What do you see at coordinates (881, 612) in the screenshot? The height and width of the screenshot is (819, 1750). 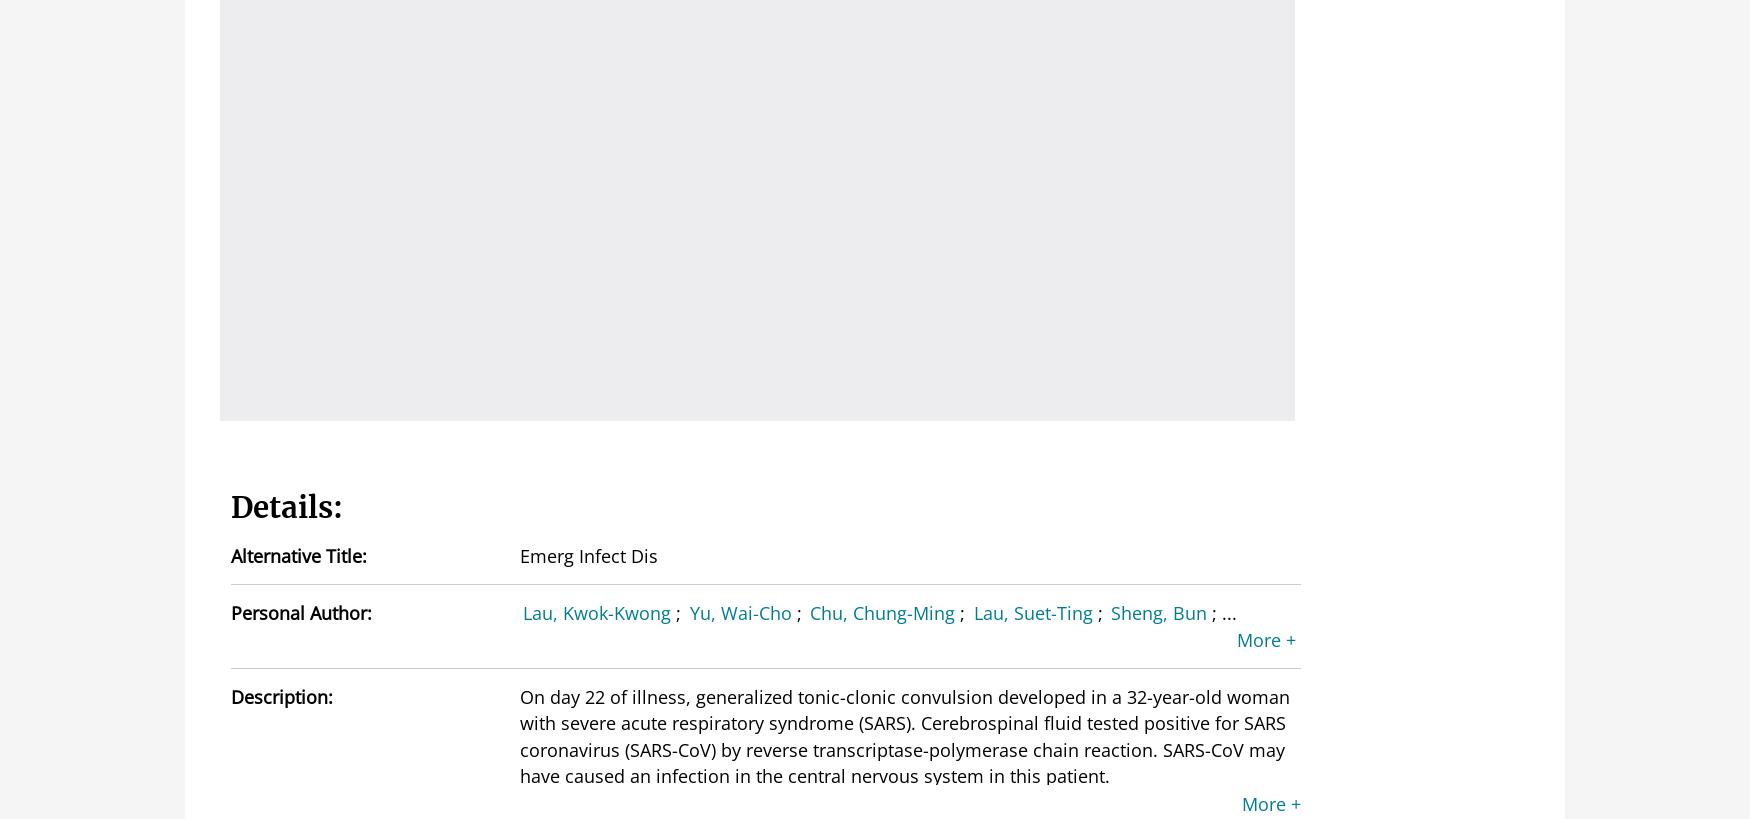 I see `'Chu, Chung-Ming'` at bounding box center [881, 612].